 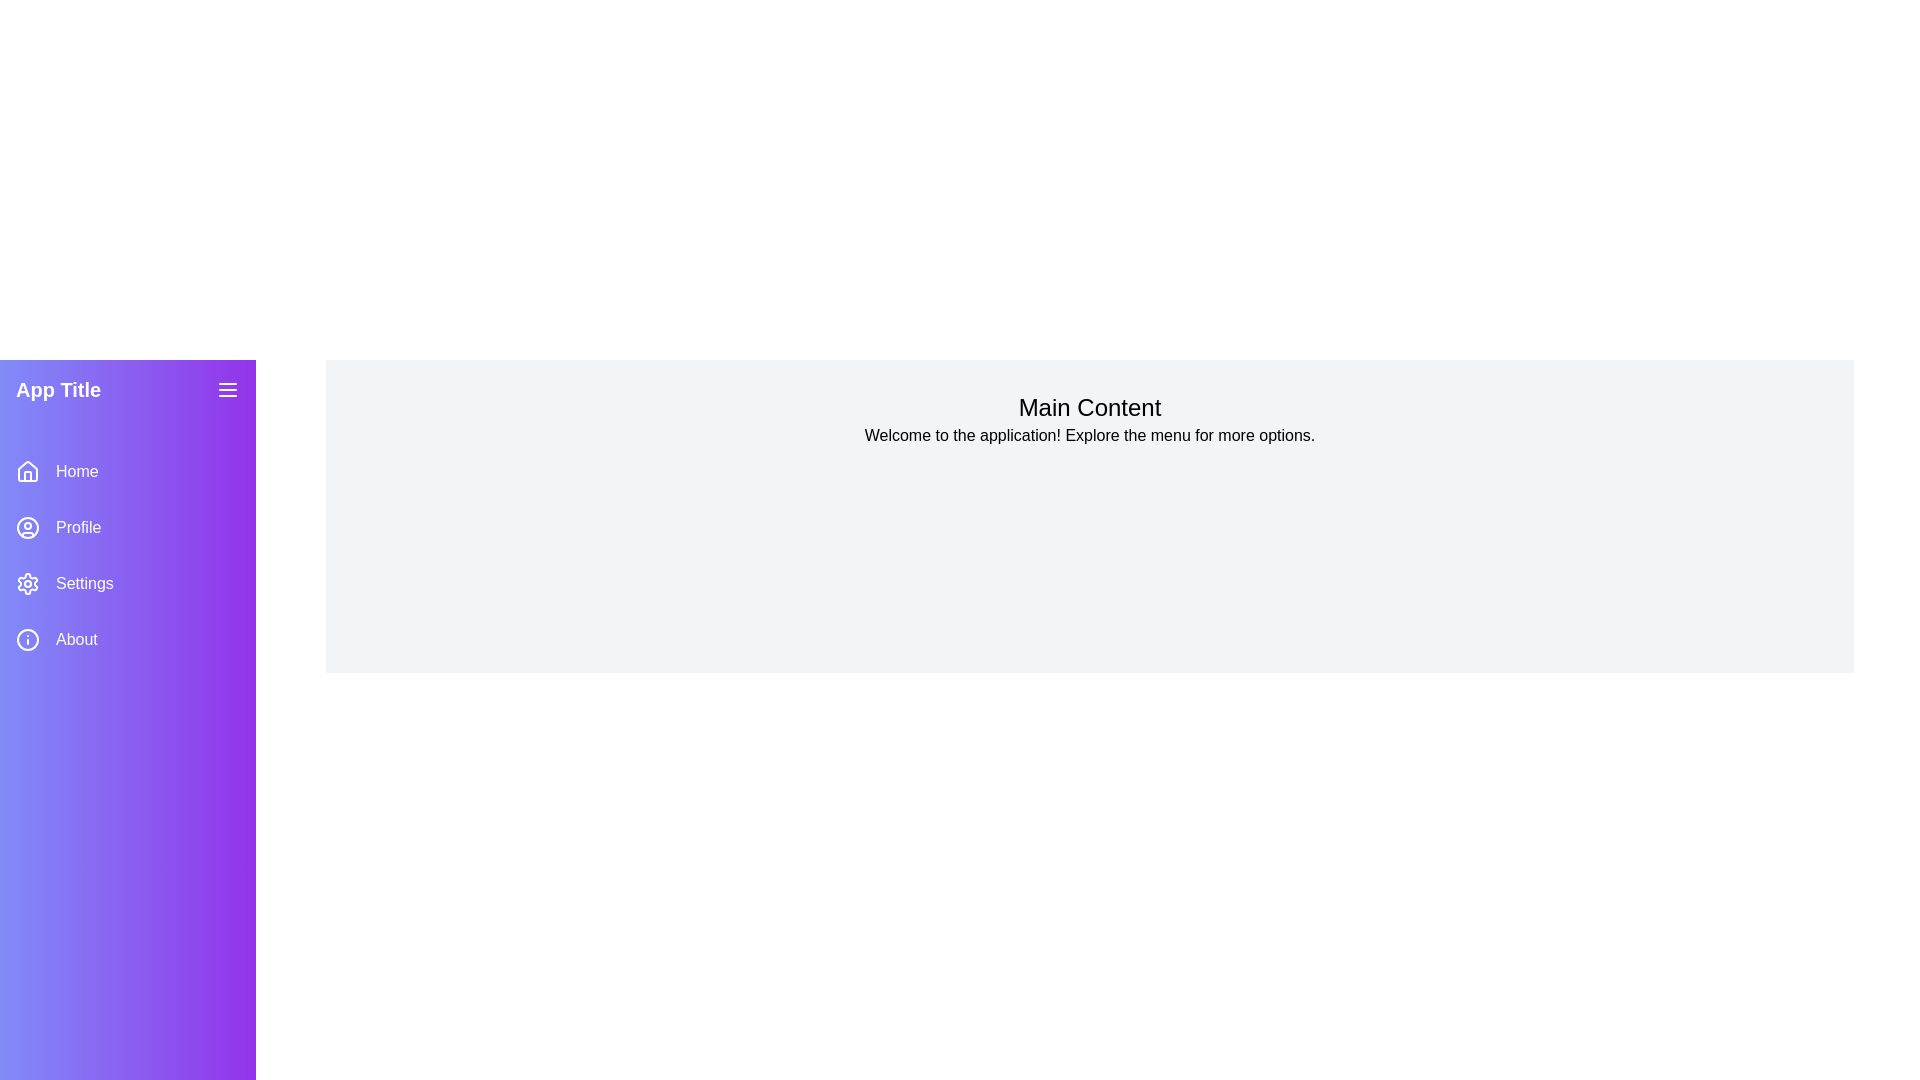 What do you see at coordinates (127, 527) in the screenshot?
I see `the sidebar menu item labeled Profile` at bounding box center [127, 527].